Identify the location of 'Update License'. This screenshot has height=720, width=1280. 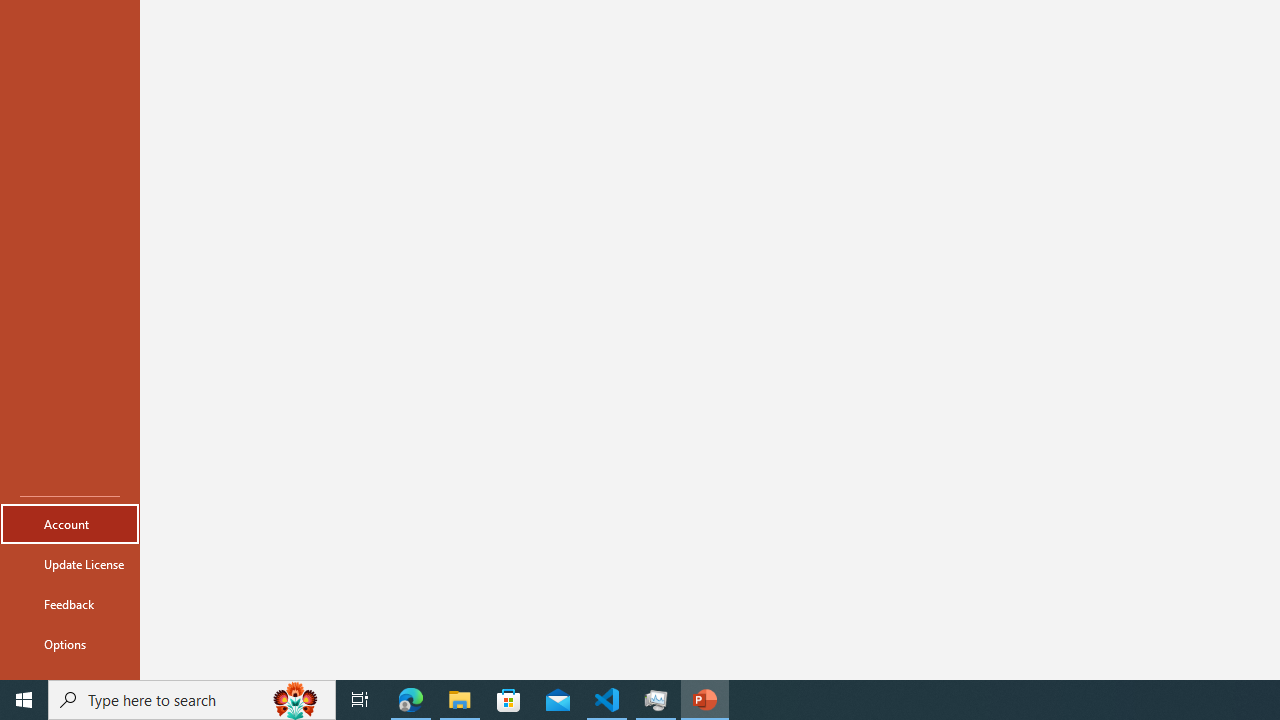
(69, 564).